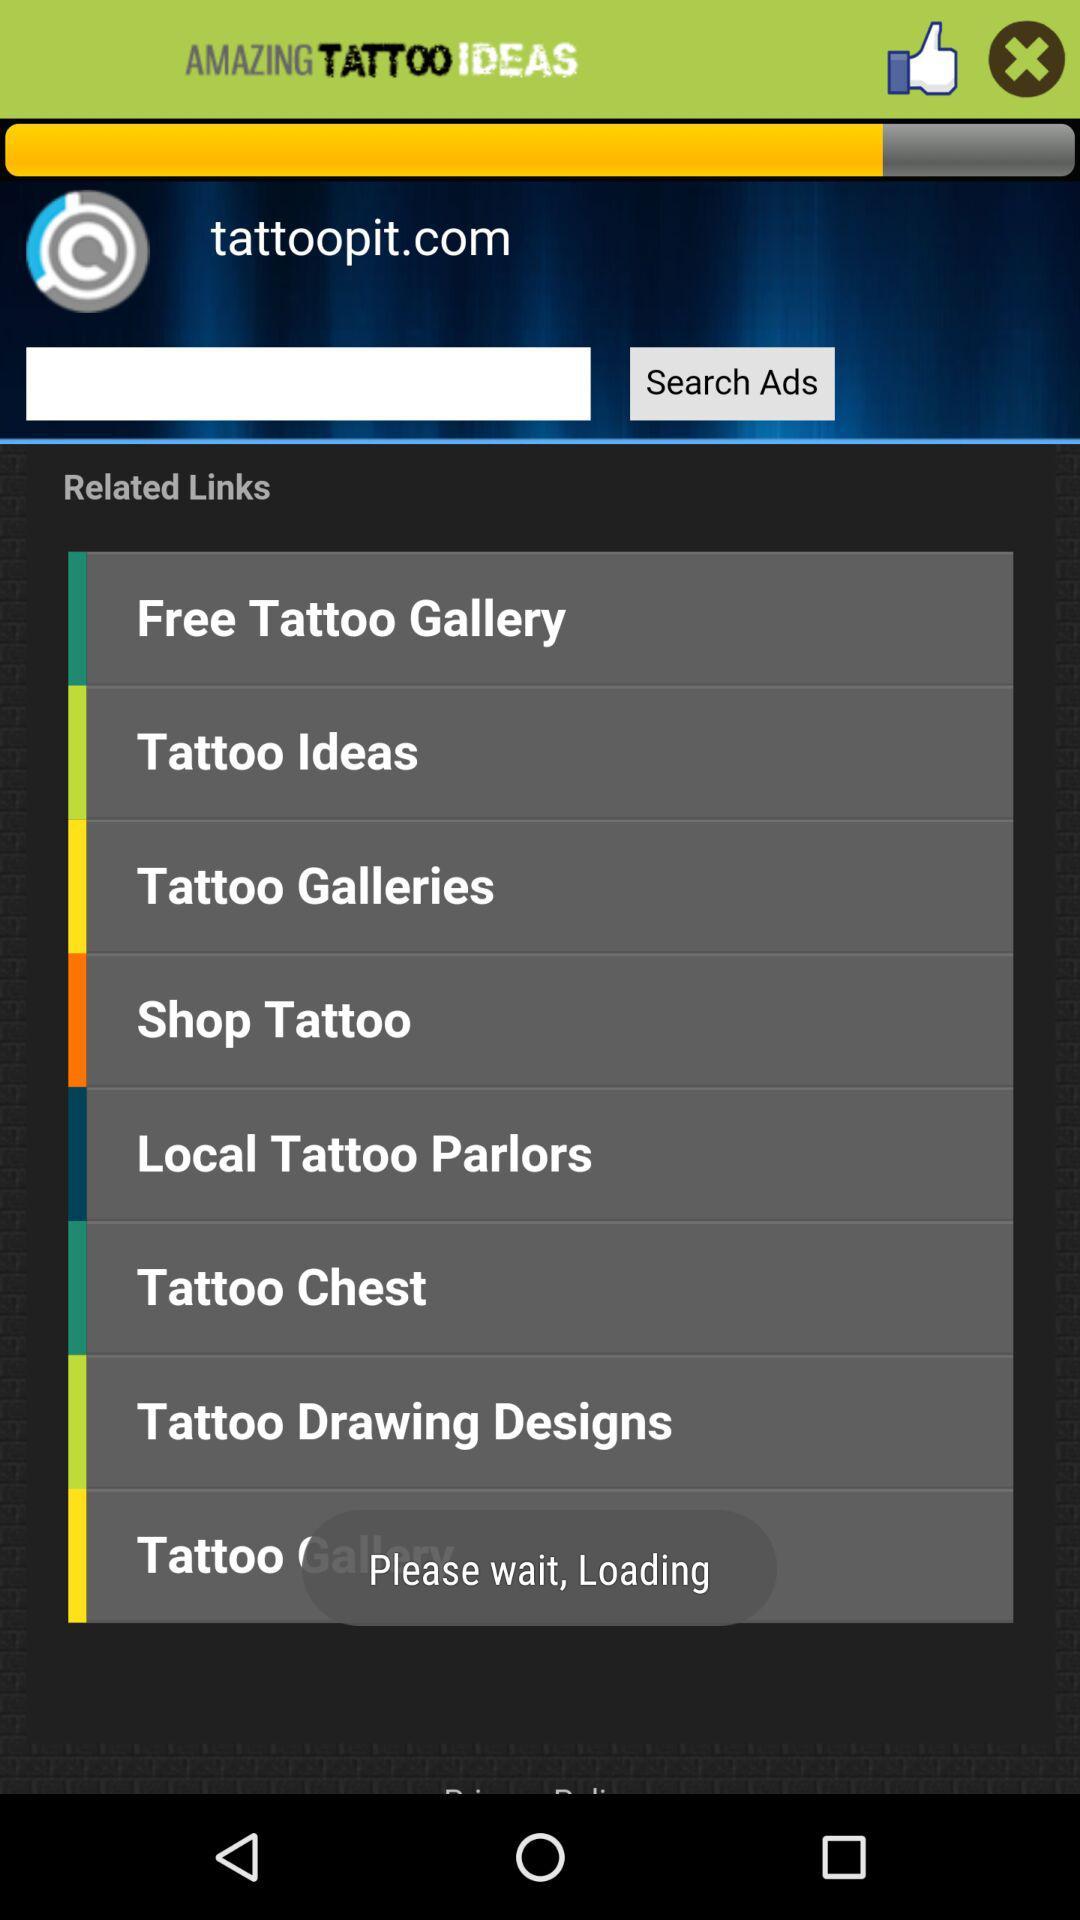 The height and width of the screenshot is (1920, 1080). What do you see at coordinates (922, 58) in the screenshot?
I see `like page` at bounding box center [922, 58].